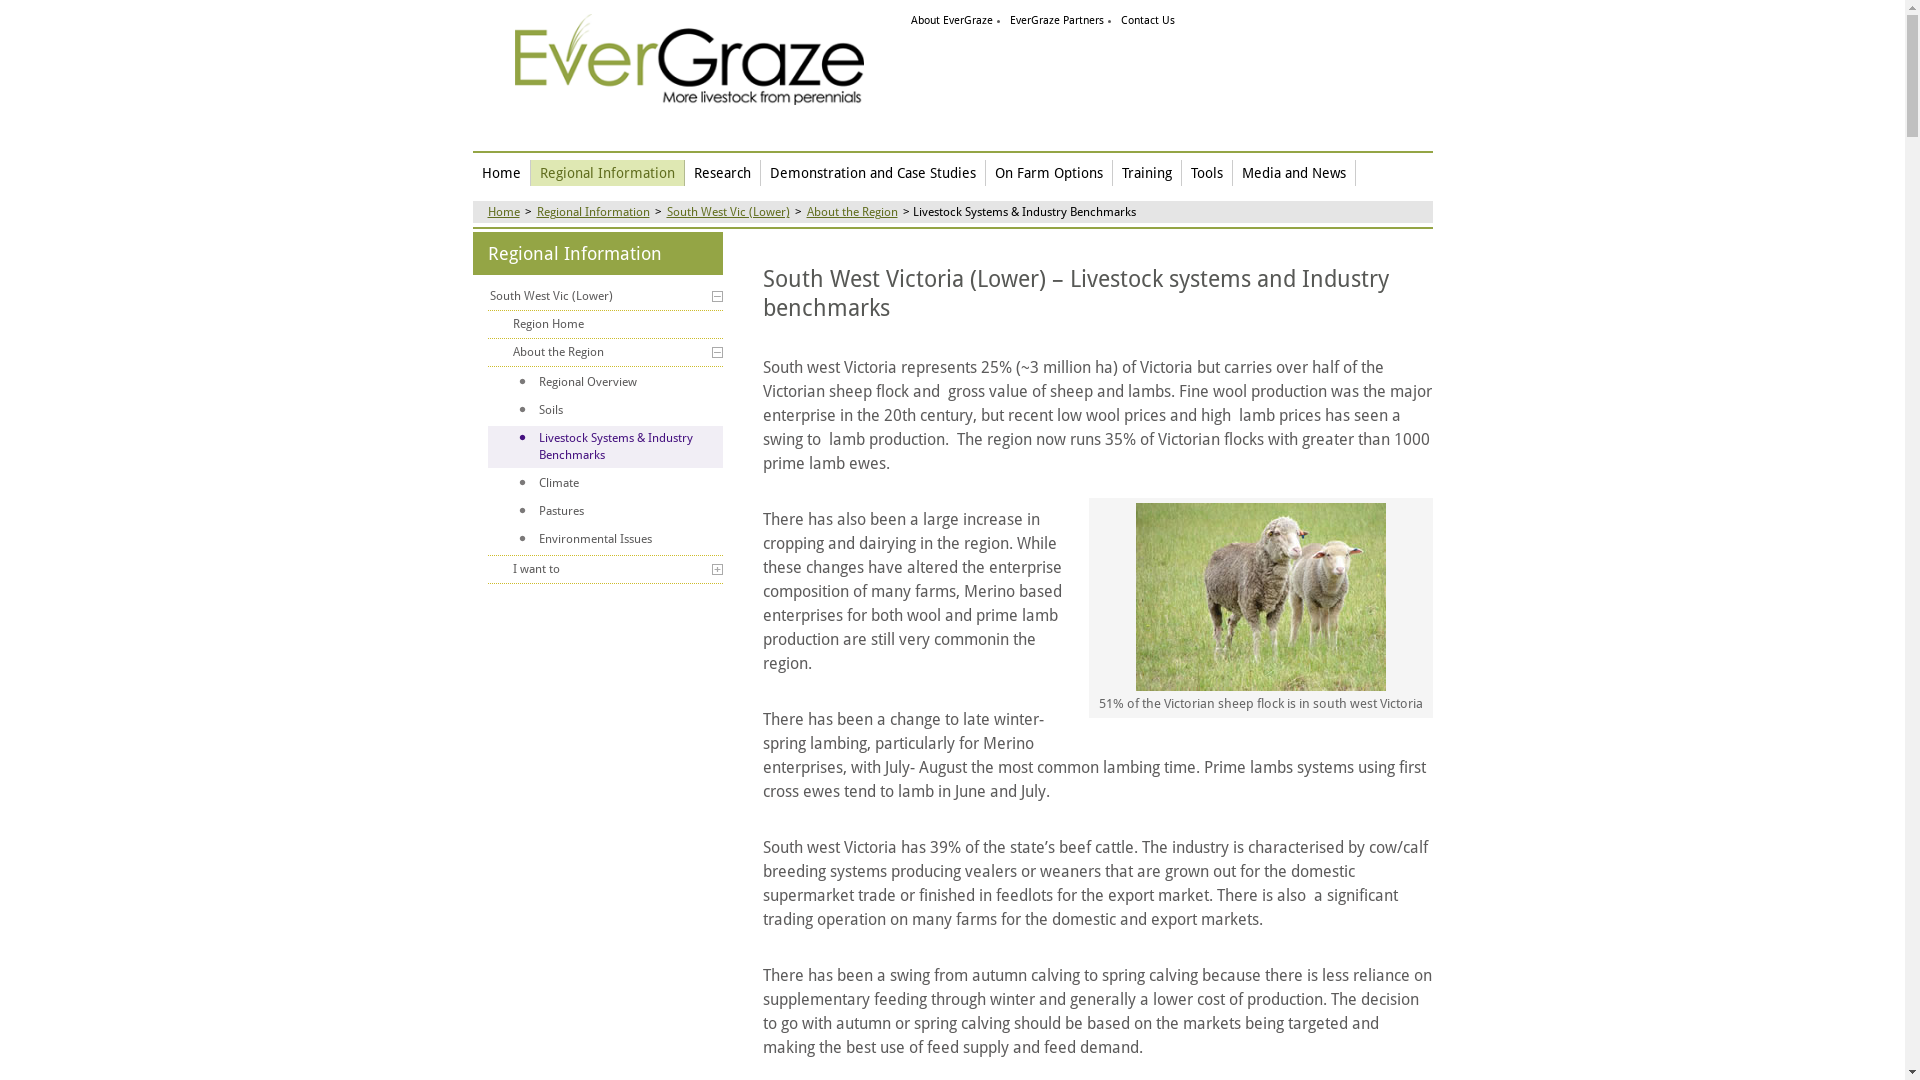  What do you see at coordinates (1206, 172) in the screenshot?
I see `'Tools'` at bounding box center [1206, 172].